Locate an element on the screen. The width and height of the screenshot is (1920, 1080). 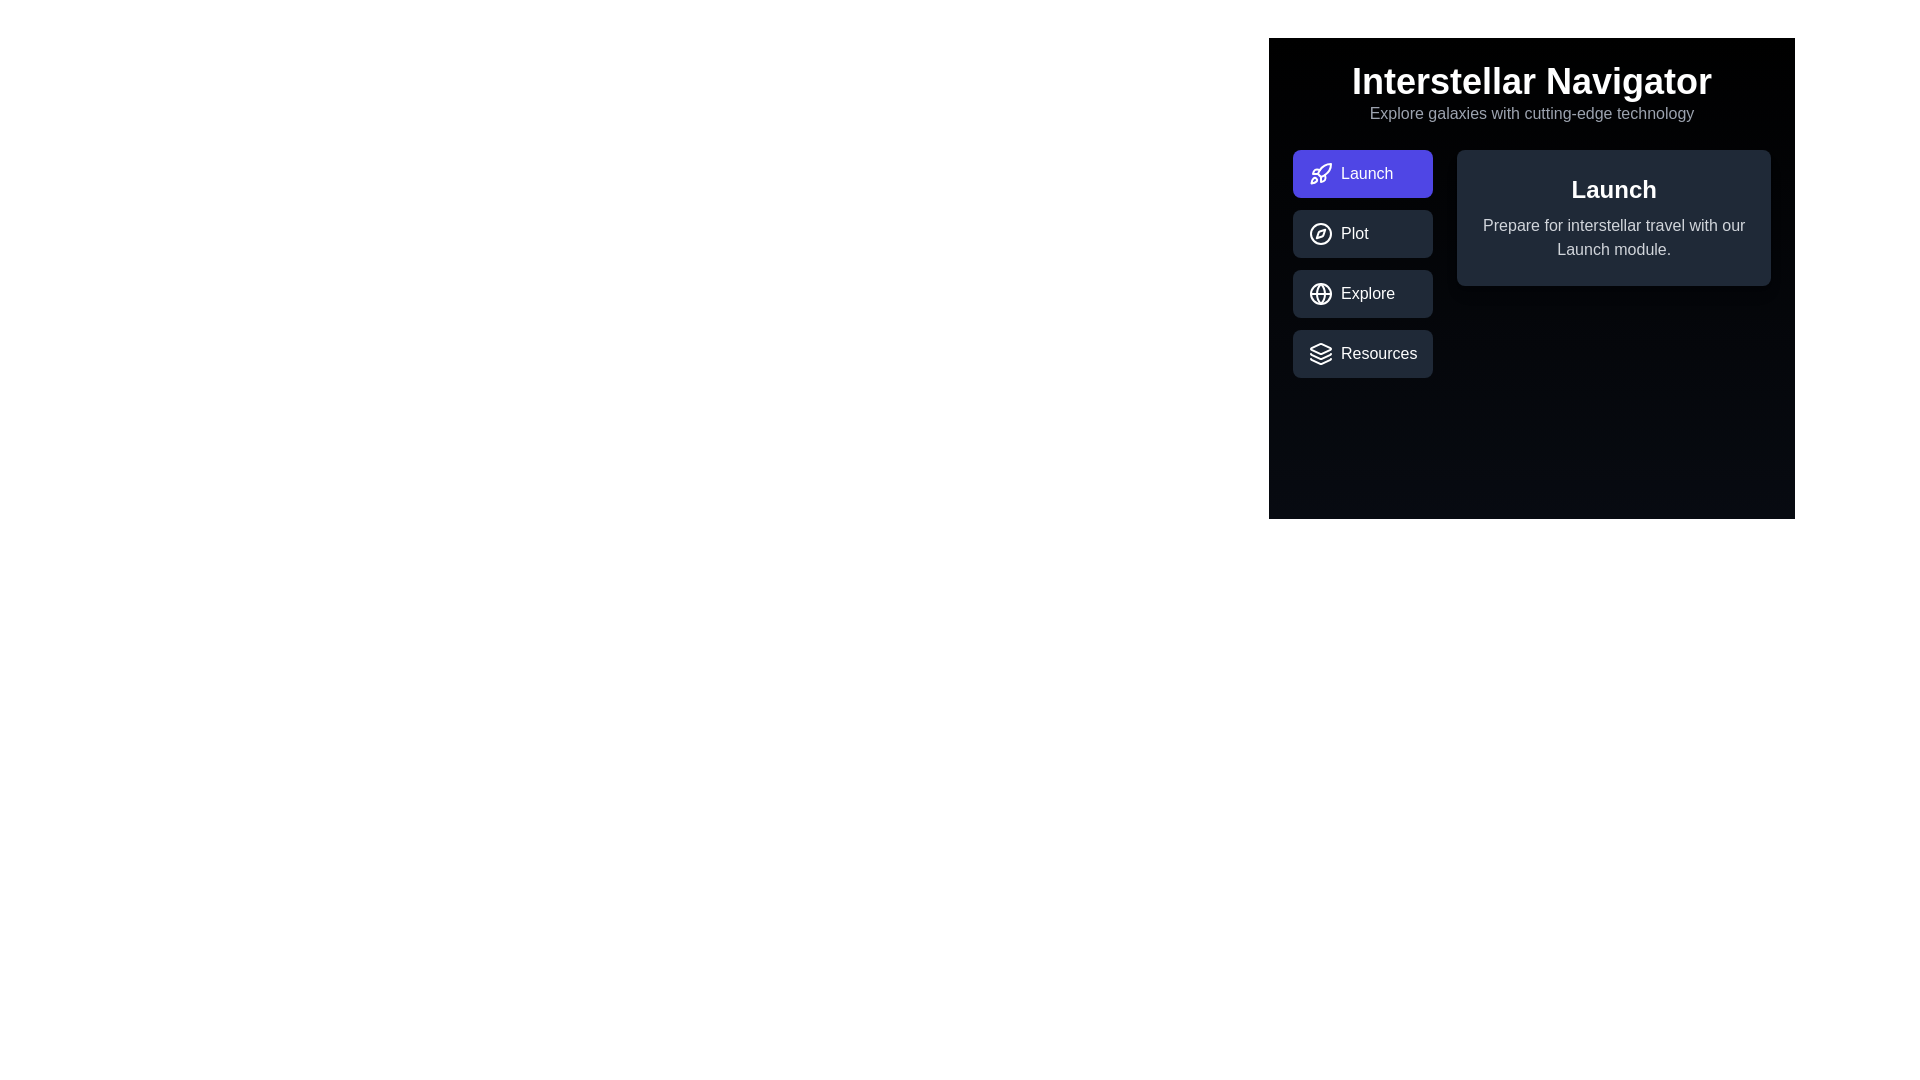
the tab labeled Launch to observe the visual feedback is located at coordinates (1362, 172).